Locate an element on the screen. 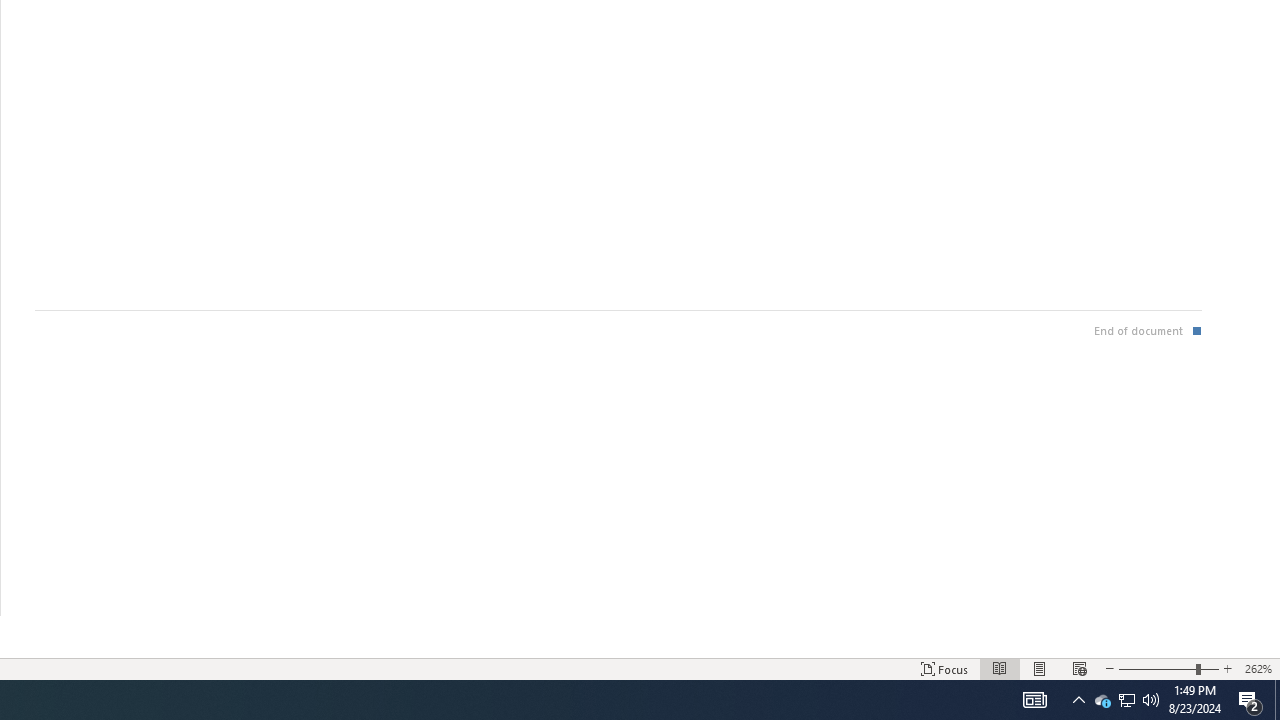 The height and width of the screenshot is (720, 1280). 'Zoom Out' is located at coordinates (1157, 669).